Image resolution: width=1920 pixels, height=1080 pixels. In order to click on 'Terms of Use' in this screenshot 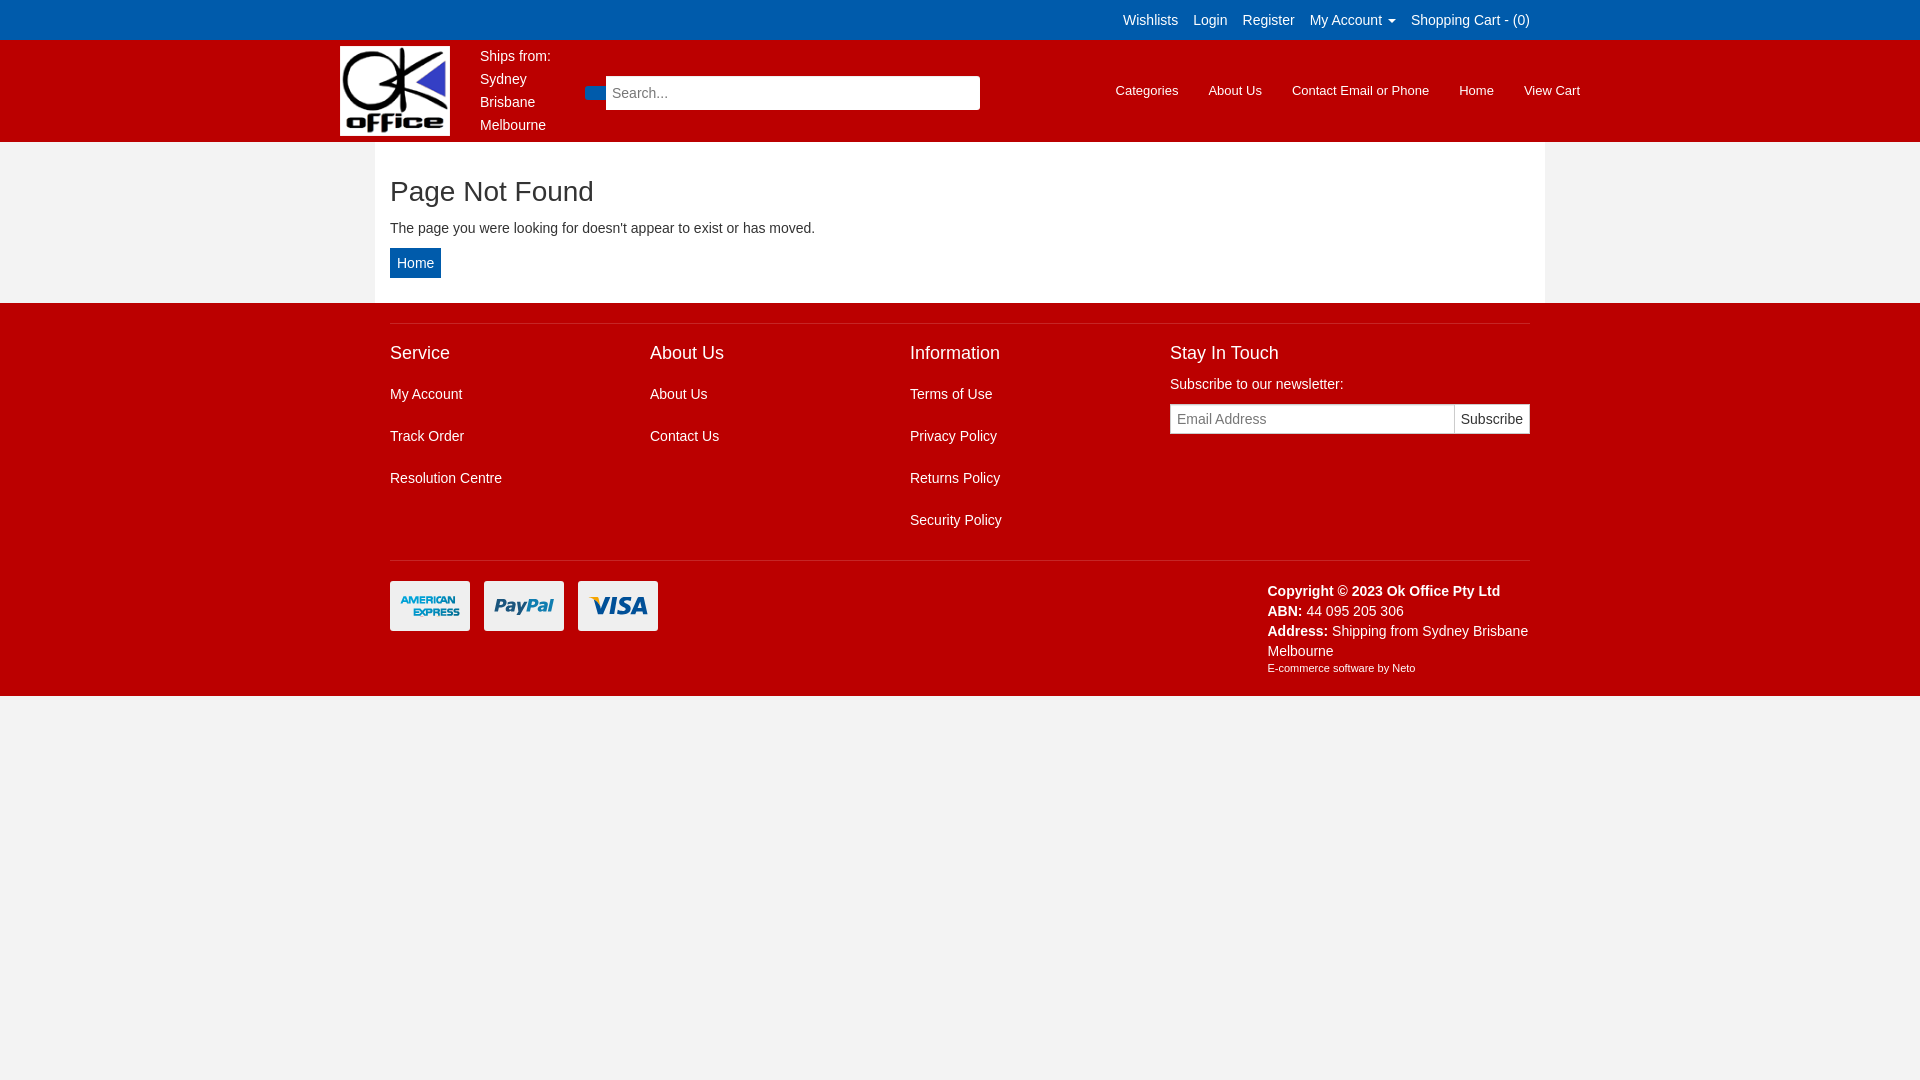, I will do `click(893, 393)`.